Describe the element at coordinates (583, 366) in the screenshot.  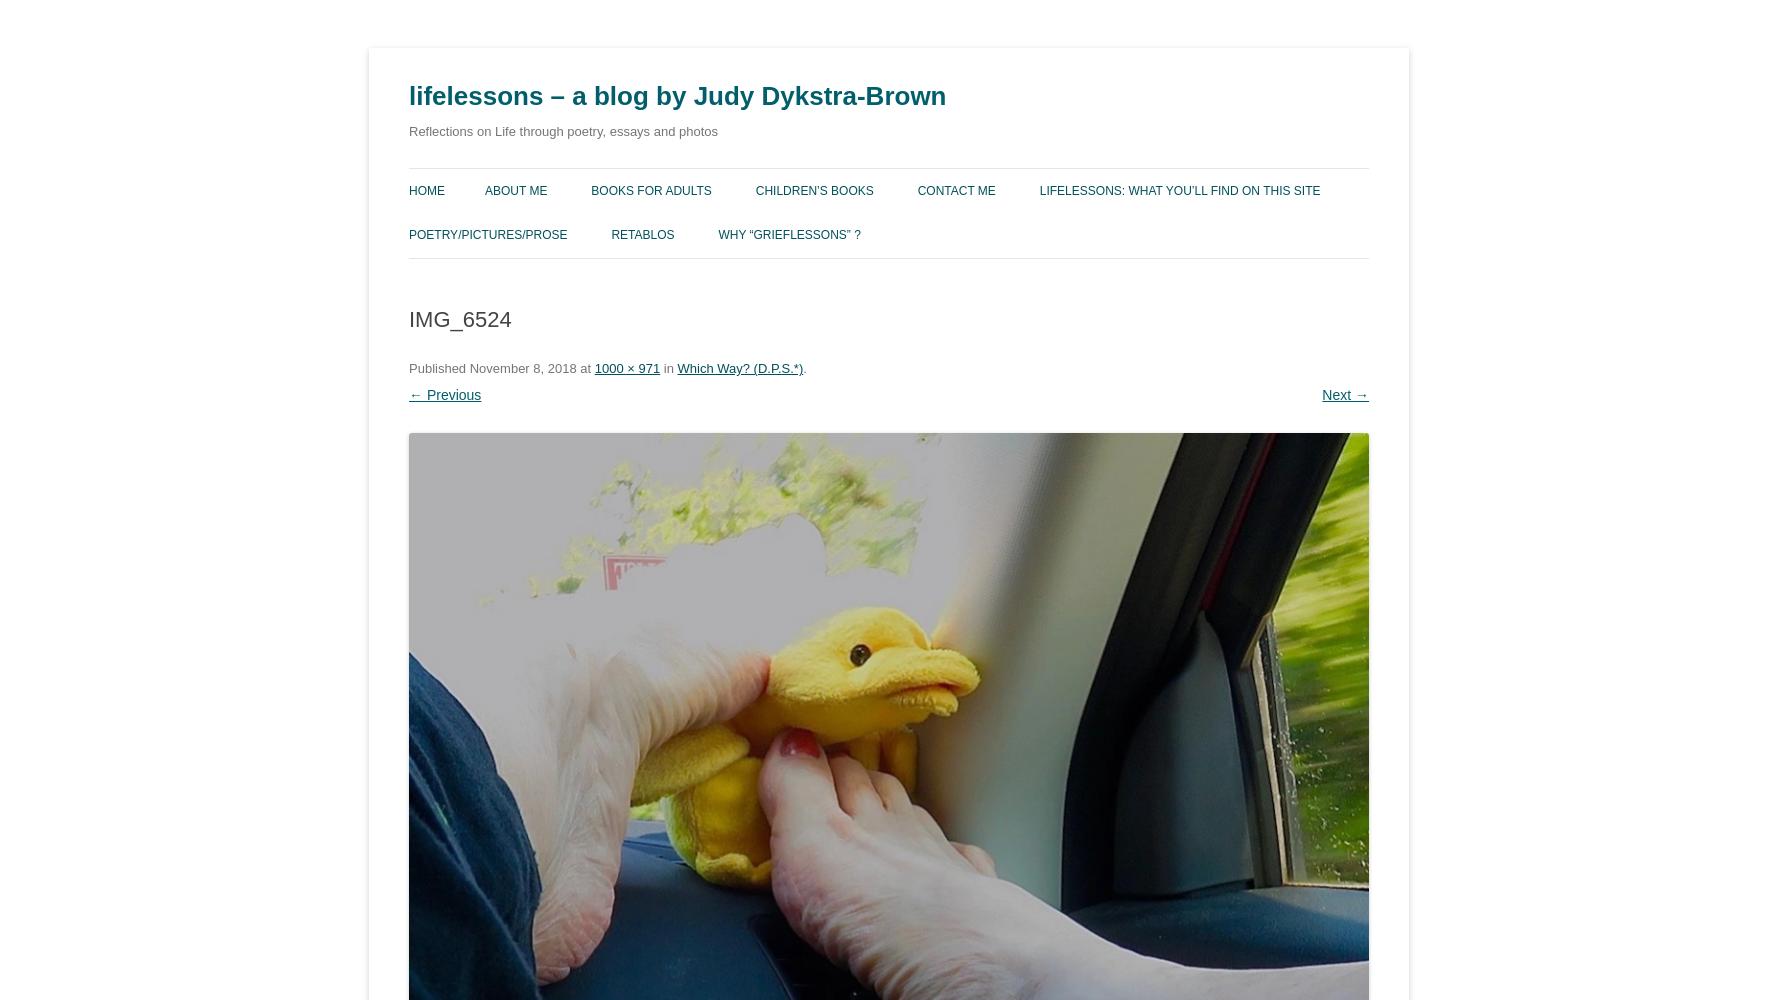
I see `'at'` at that location.